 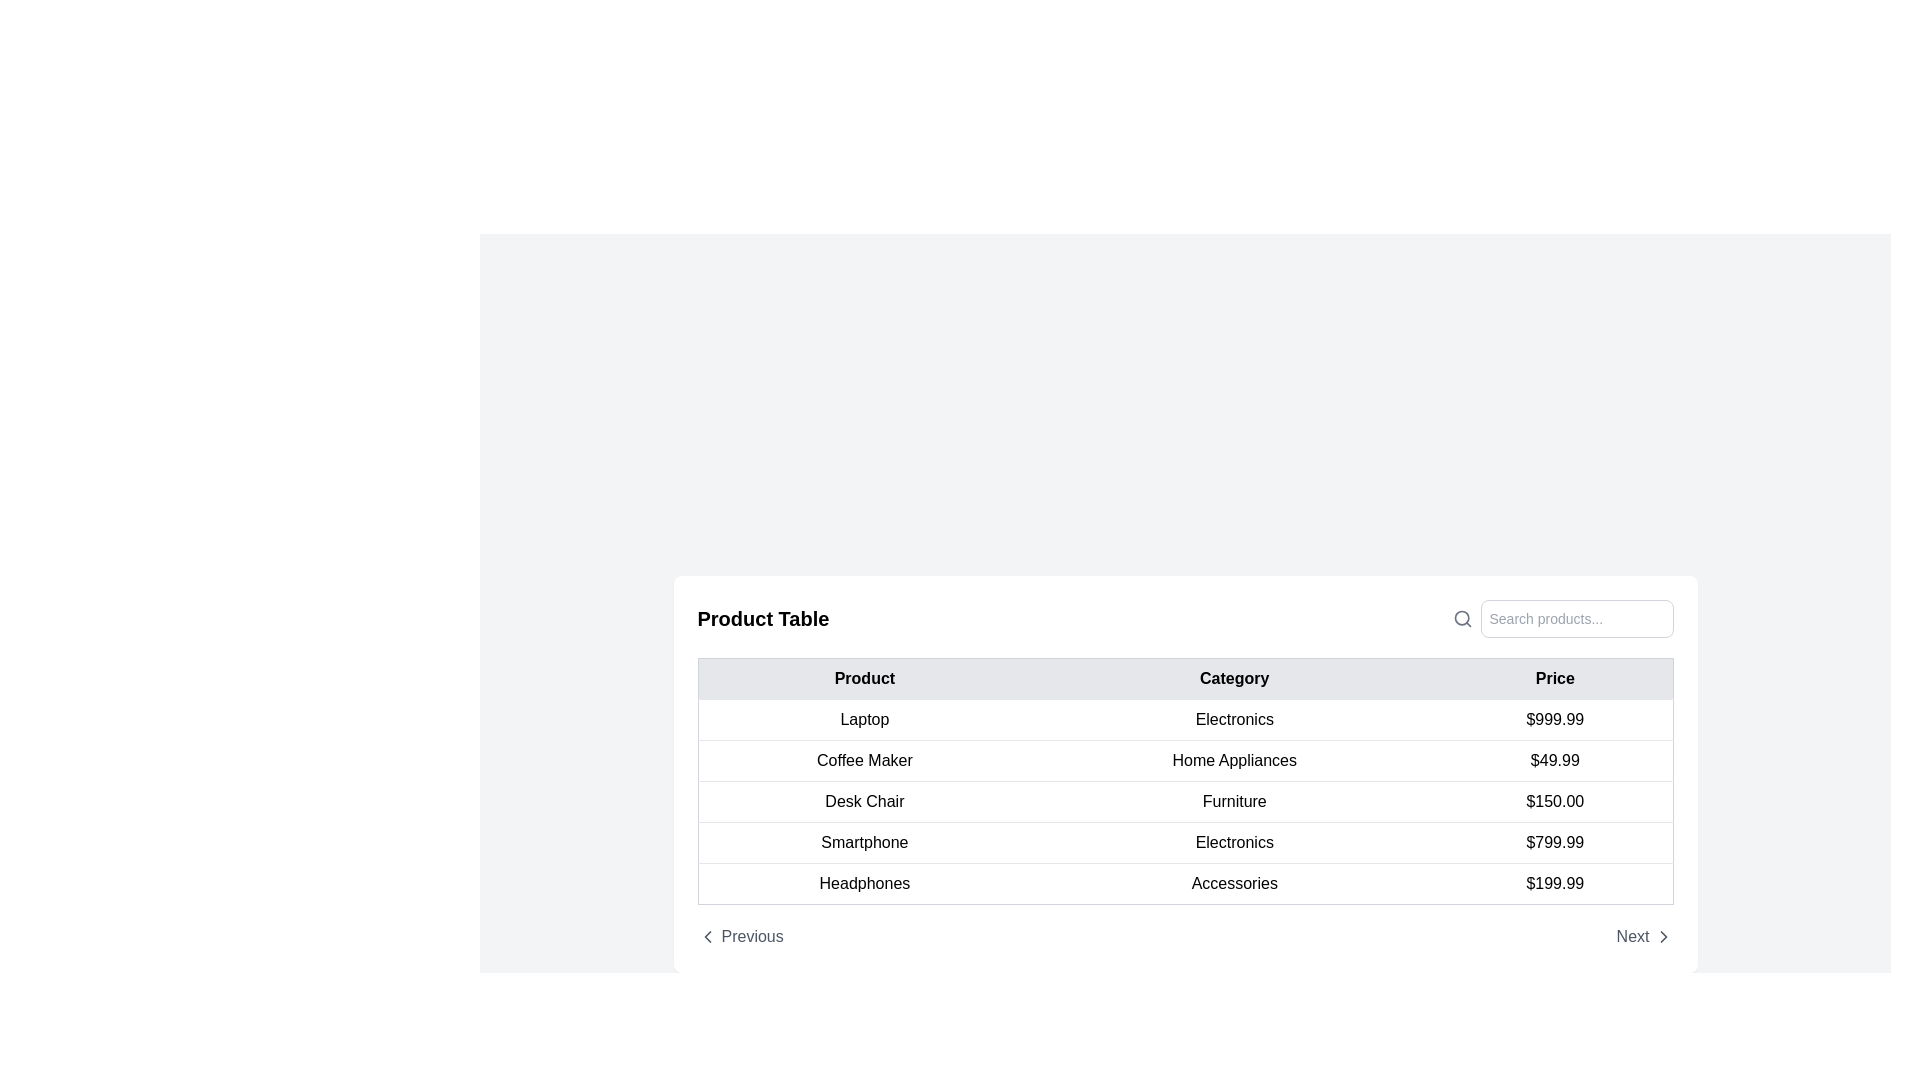 What do you see at coordinates (751, 936) in the screenshot?
I see `the 'Previous' text label or hyperlink located at the bottom-left corner of the product table interface` at bounding box center [751, 936].